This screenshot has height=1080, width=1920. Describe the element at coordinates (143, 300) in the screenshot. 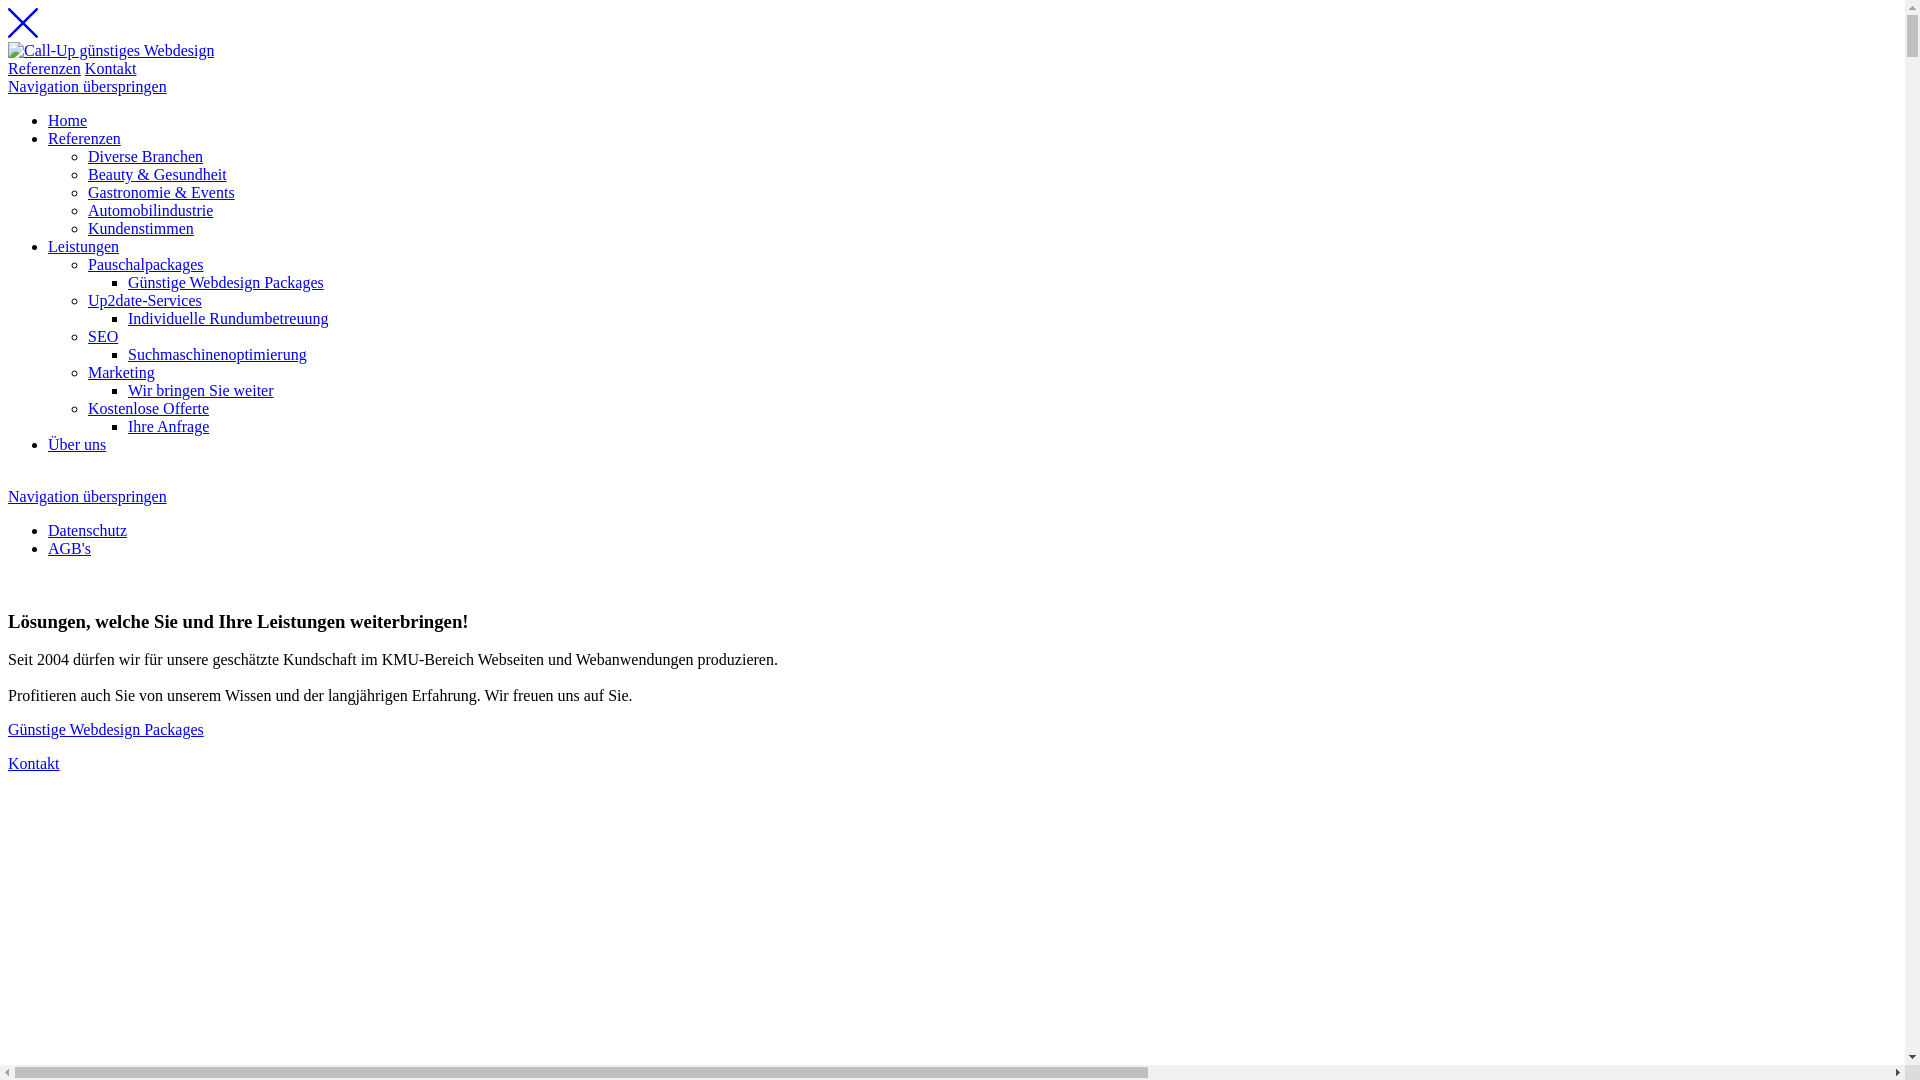

I see `'Up2date-Services'` at that location.